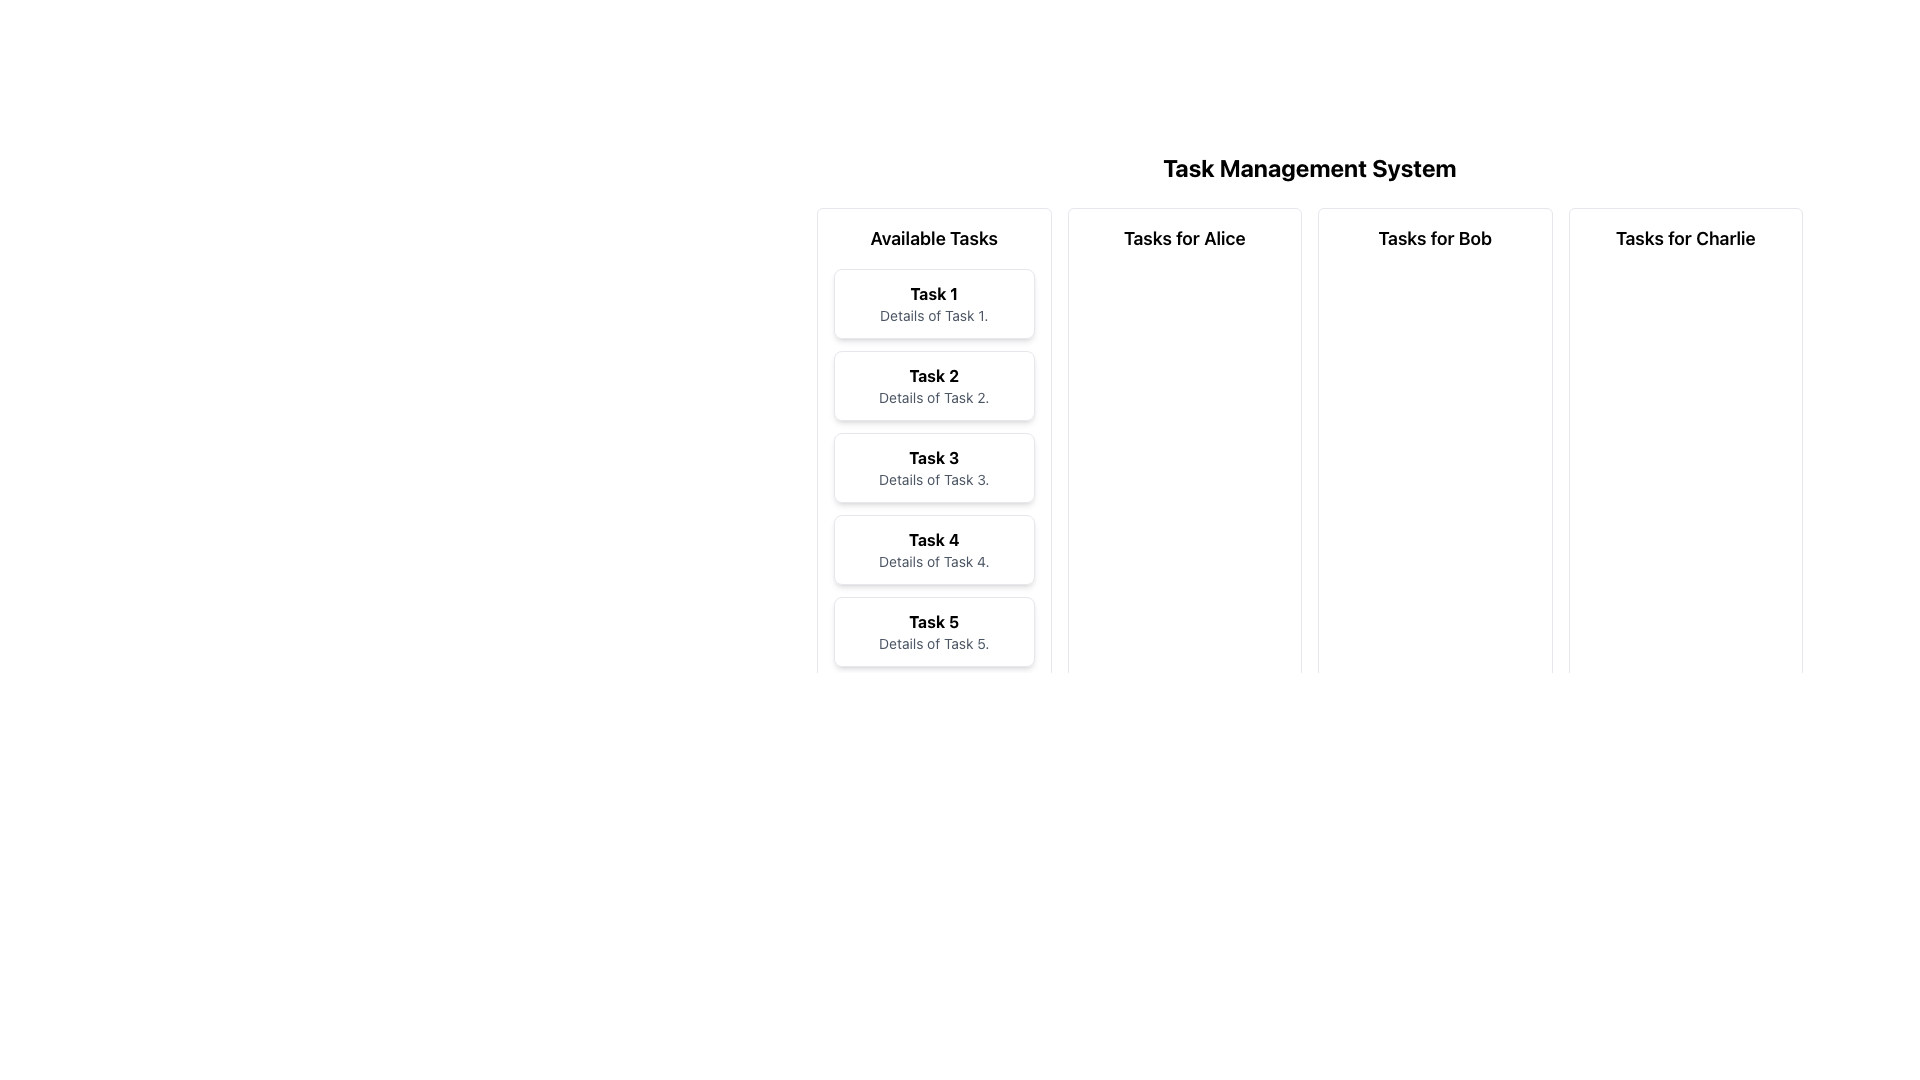 Image resolution: width=1920 pixels, height=1080 pixels. Describe the element at coordinates (933, 385) in the screenshot. I see `the rectangular card displaying 'Task 2' with rounded corners and shadow, located in the 'Available Tasks' section` at that location.